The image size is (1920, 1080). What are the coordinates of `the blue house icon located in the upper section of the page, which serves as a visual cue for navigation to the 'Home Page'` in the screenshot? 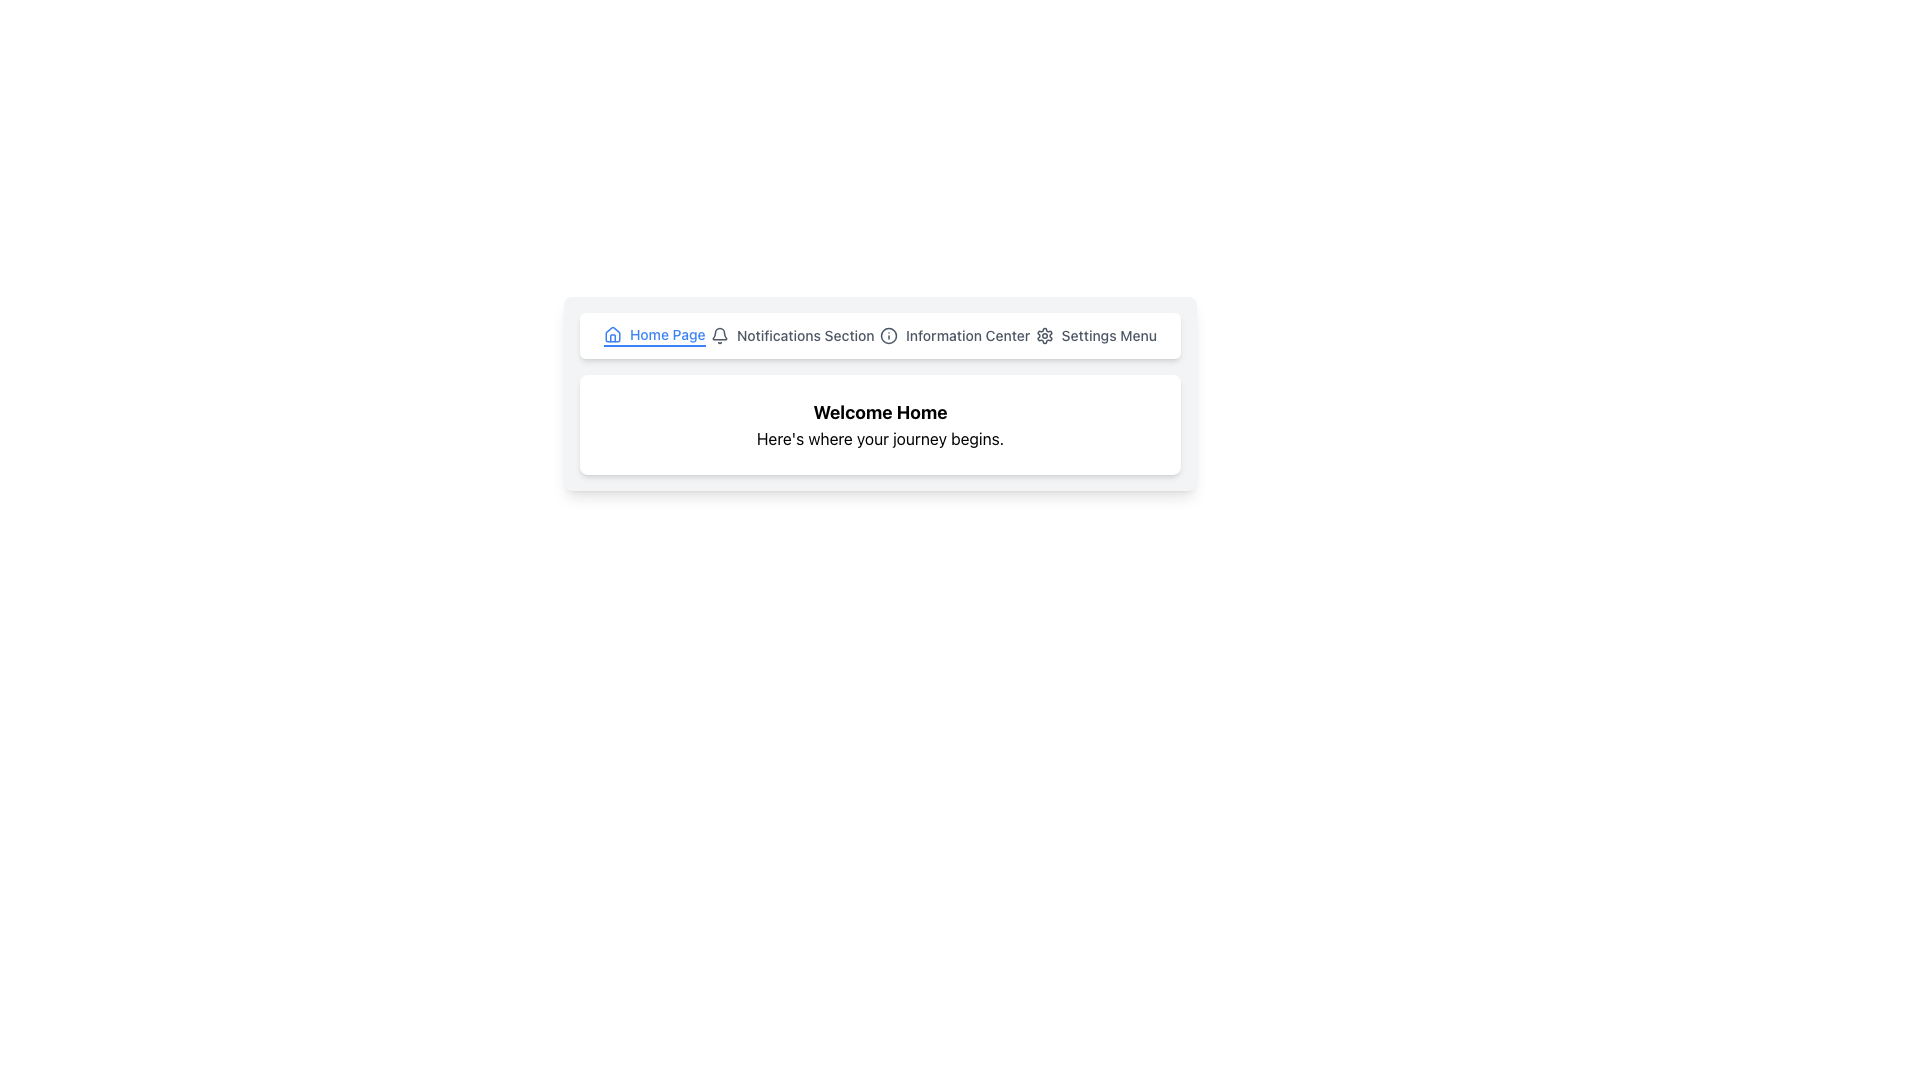 It's located at (612, 334).